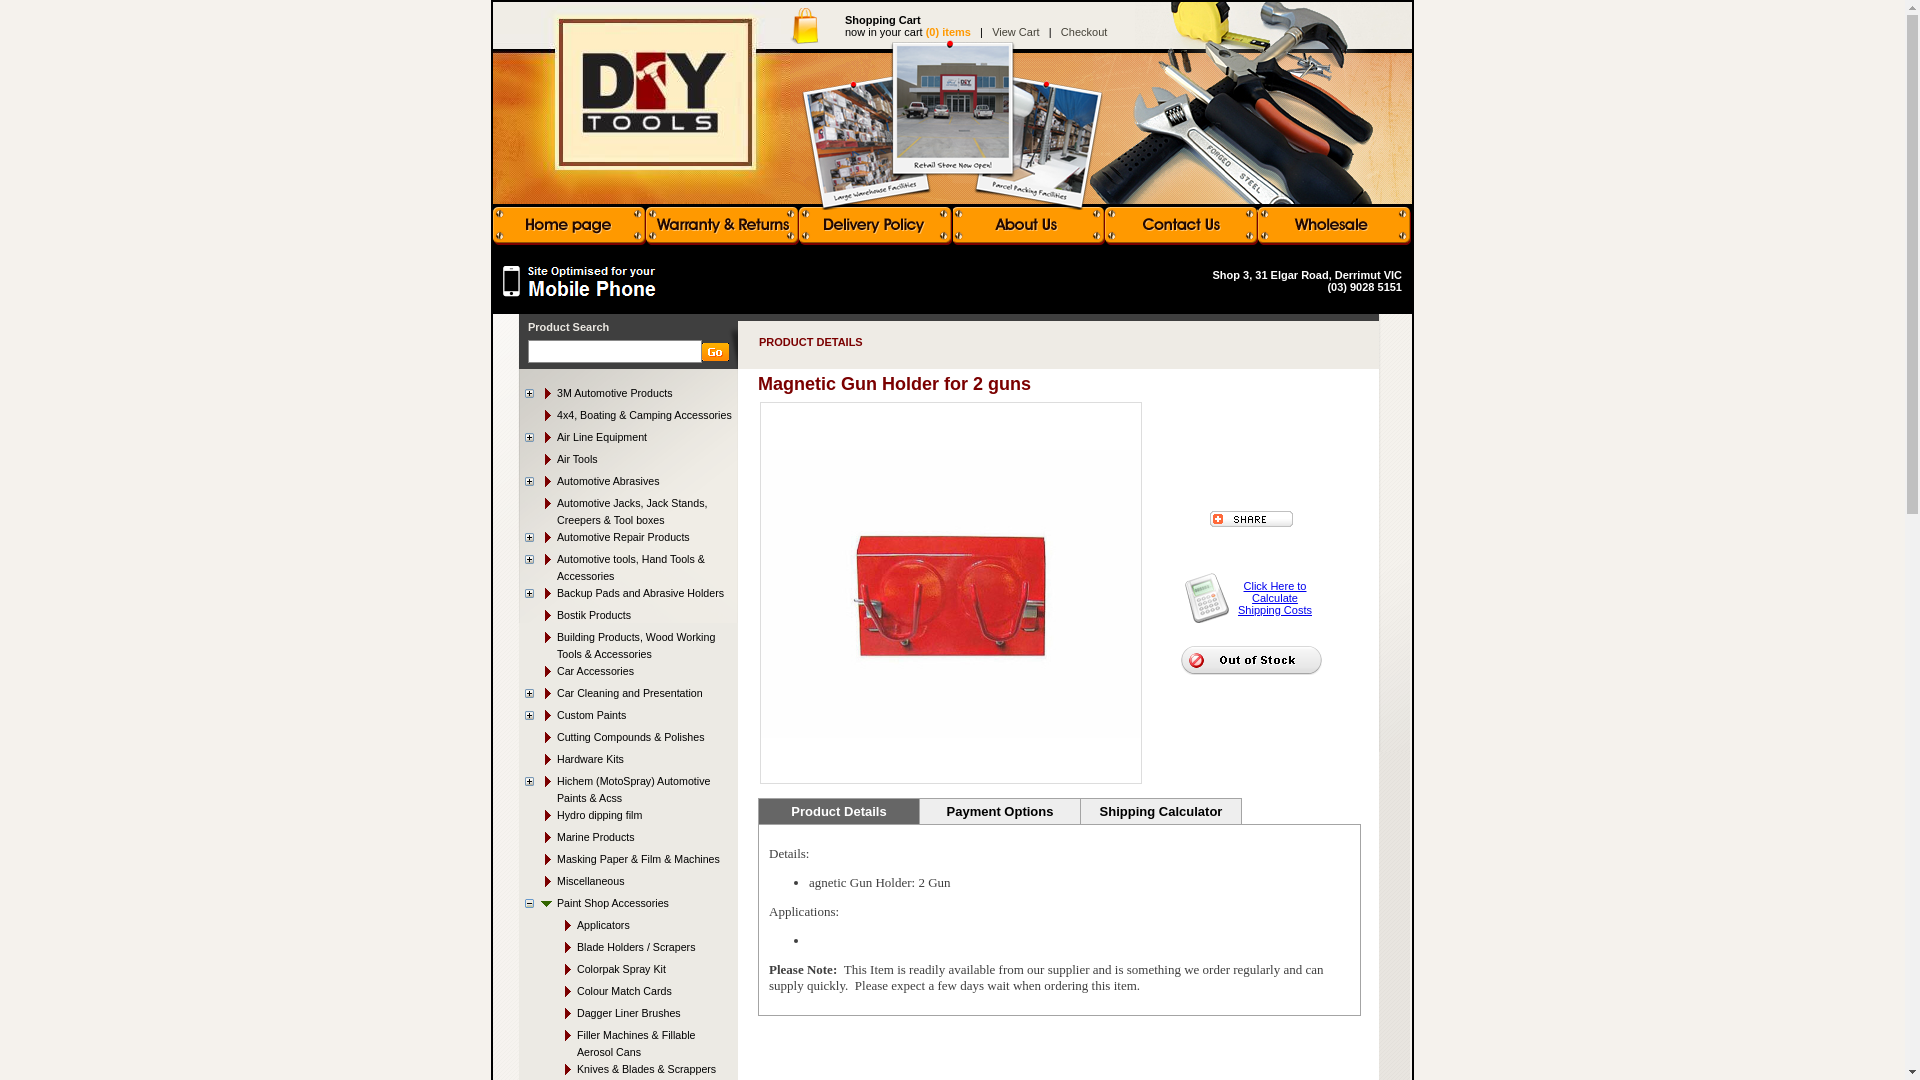 The image size is (1920, 1080). What do you see at coordinates (627, 741) in the screenshot?
I see `'Cutting Compounds & Polishes'` at bounding box center [627, 741].